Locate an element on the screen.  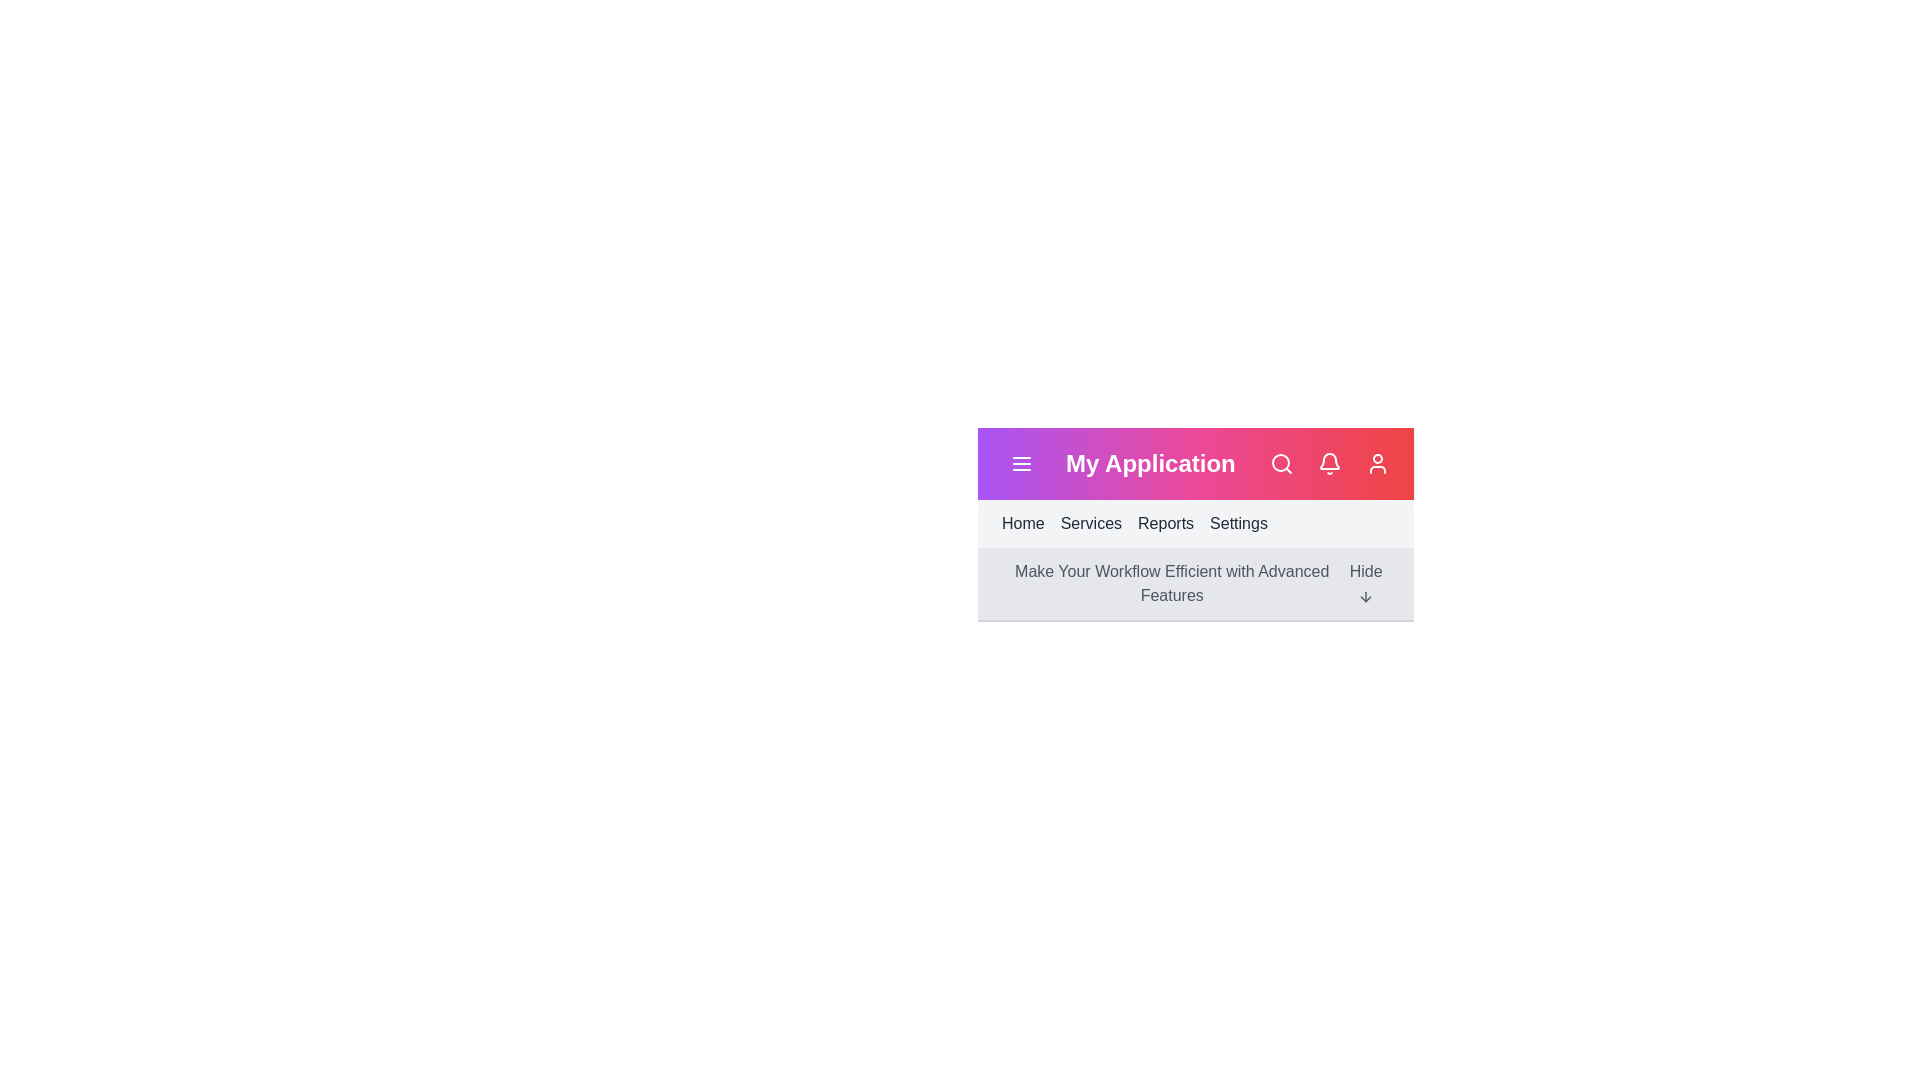
the 'Hide' button to close the details section is located at coordinates (1365, 583).